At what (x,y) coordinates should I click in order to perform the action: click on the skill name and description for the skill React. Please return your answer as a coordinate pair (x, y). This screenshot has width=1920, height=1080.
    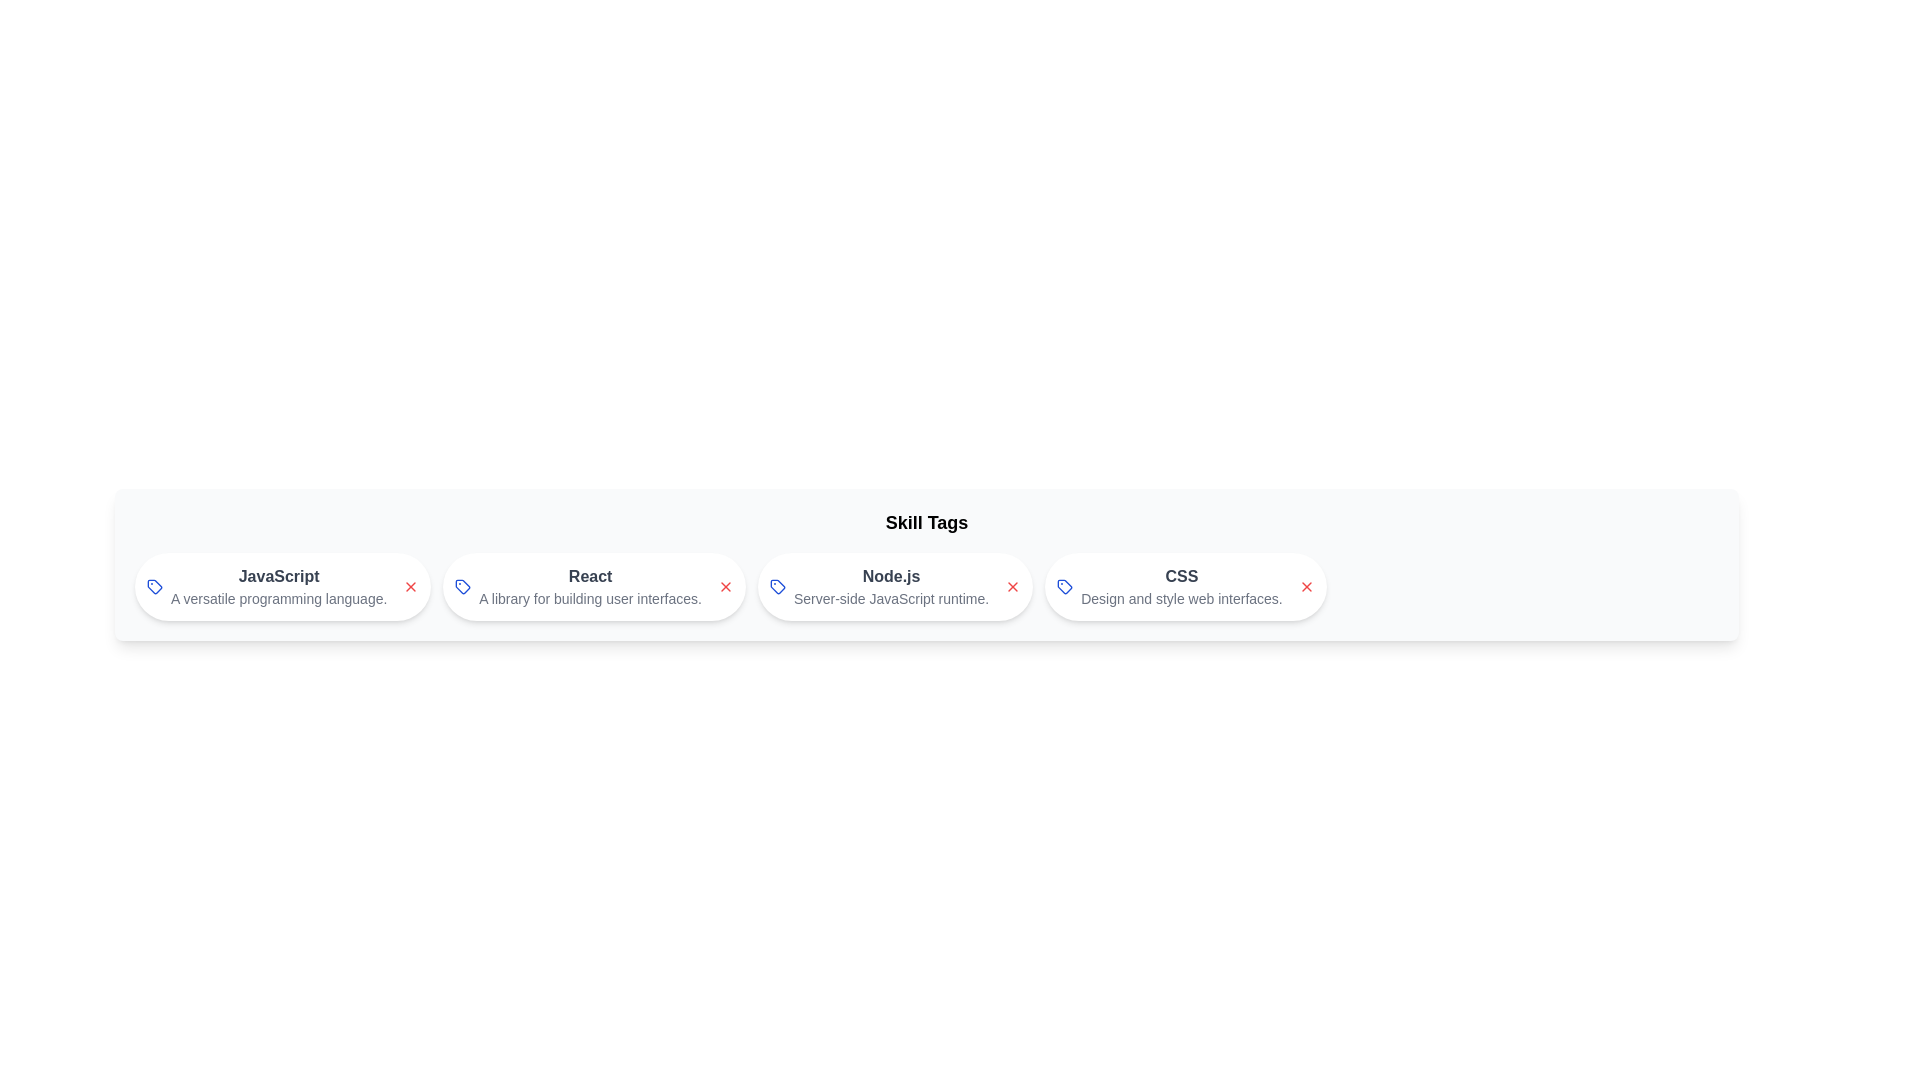
    Looking at the image, I should click on (589, 577).